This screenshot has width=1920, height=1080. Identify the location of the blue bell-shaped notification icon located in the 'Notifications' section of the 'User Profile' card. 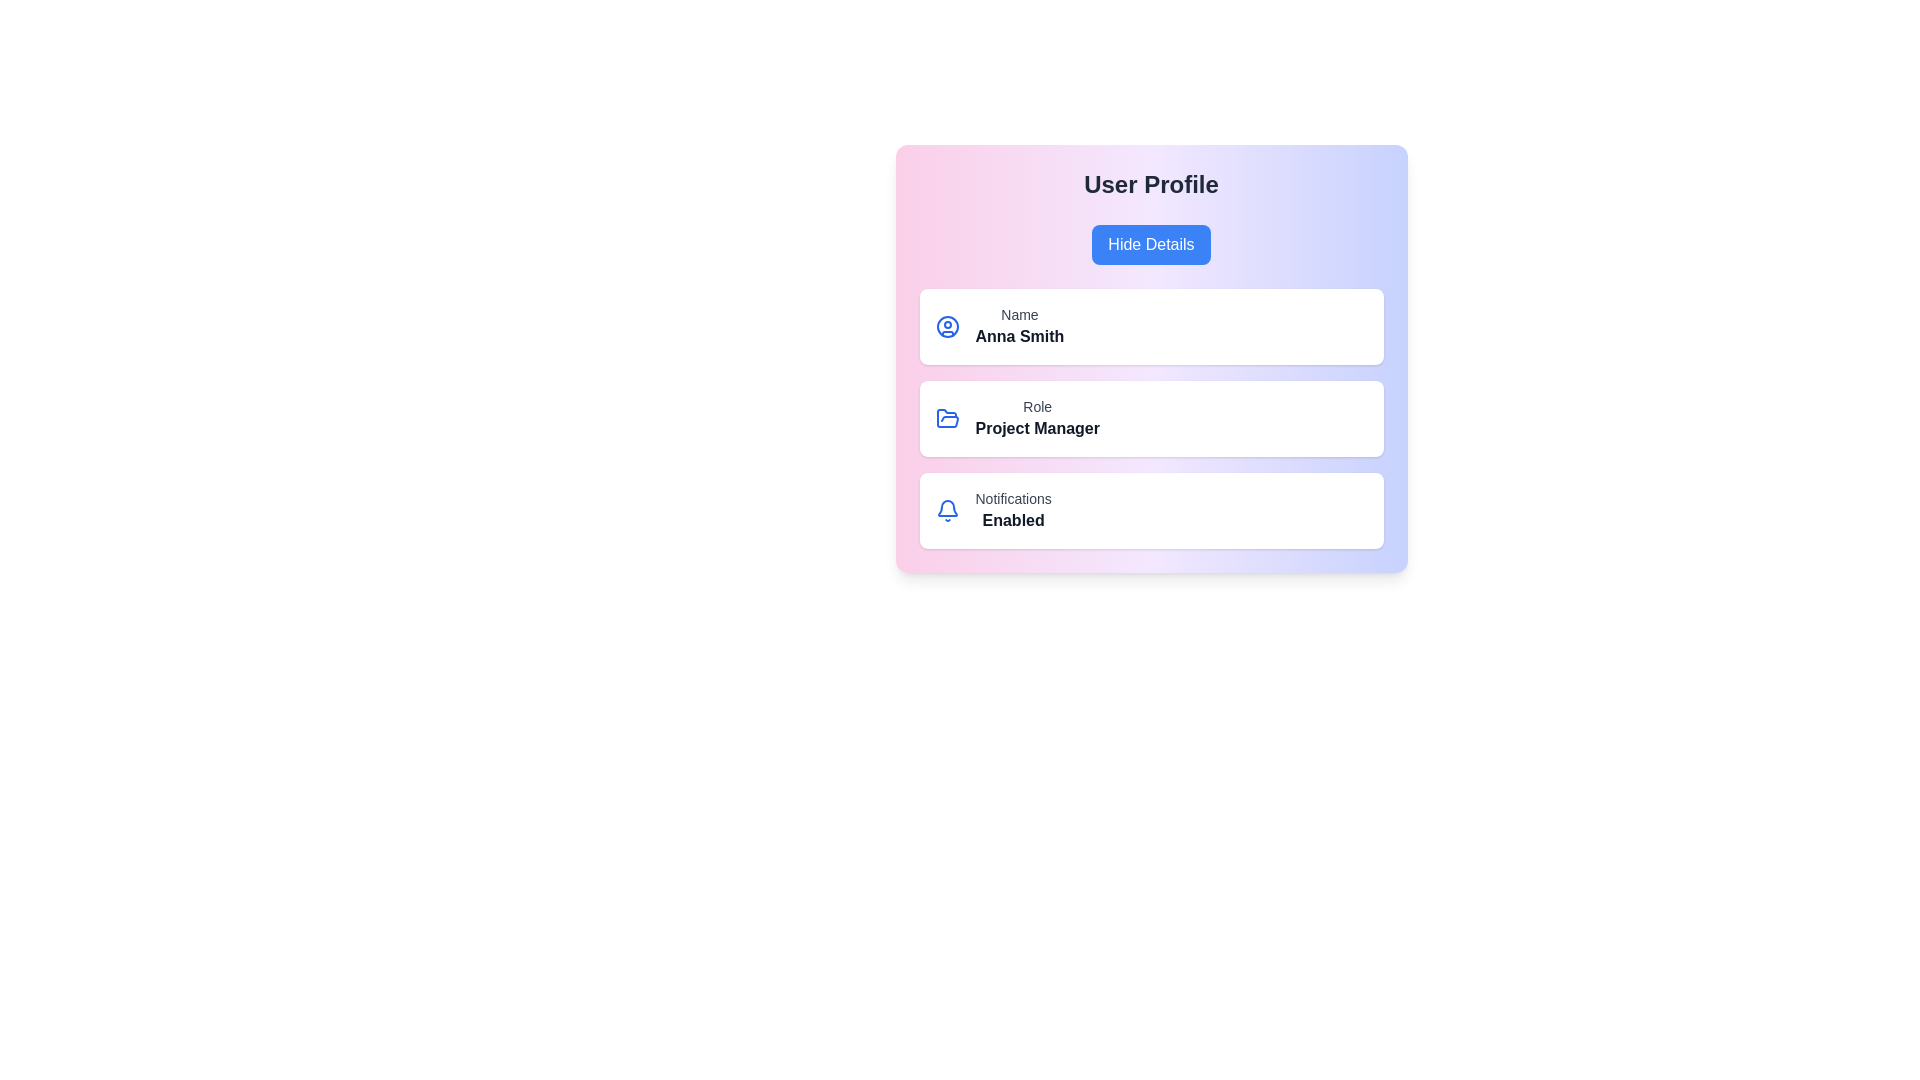
(946, 509).